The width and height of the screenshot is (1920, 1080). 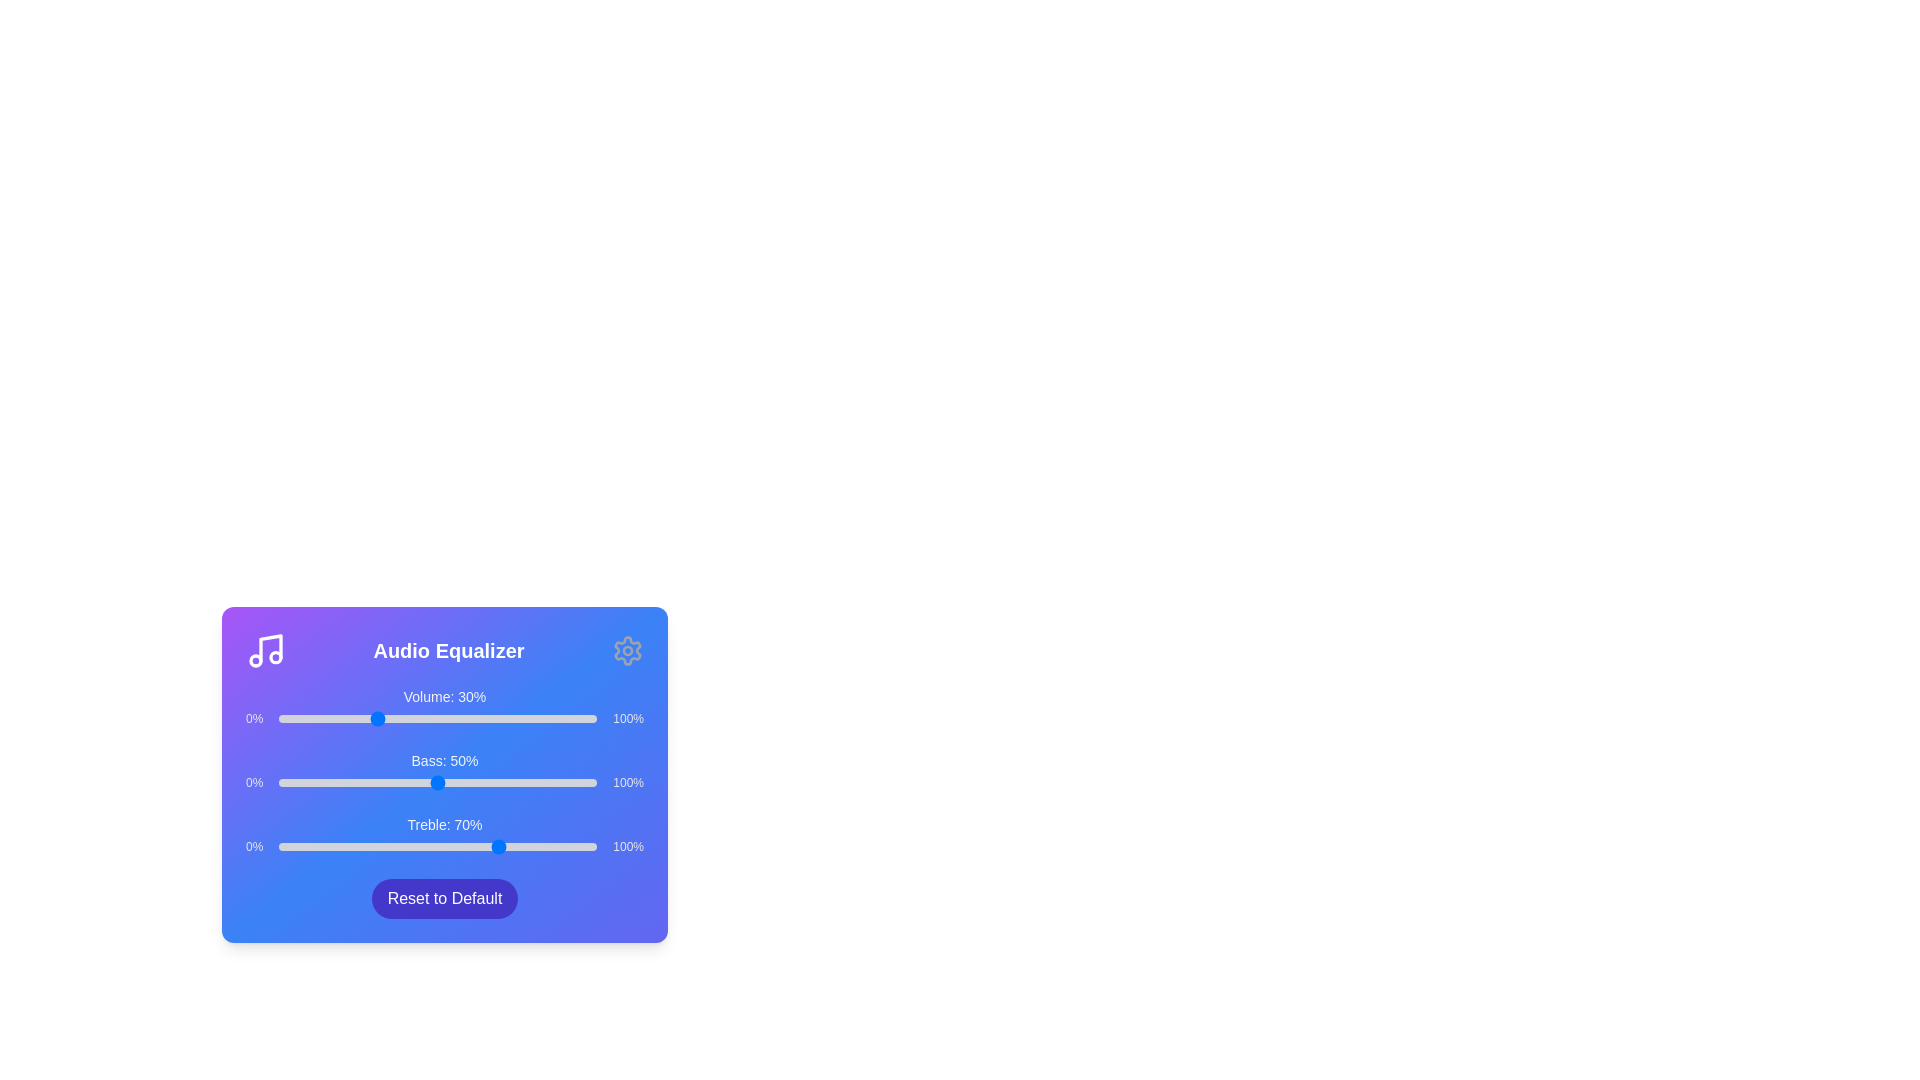 I want to click on the Treble slider to 2%, so click(x=284, y=847).